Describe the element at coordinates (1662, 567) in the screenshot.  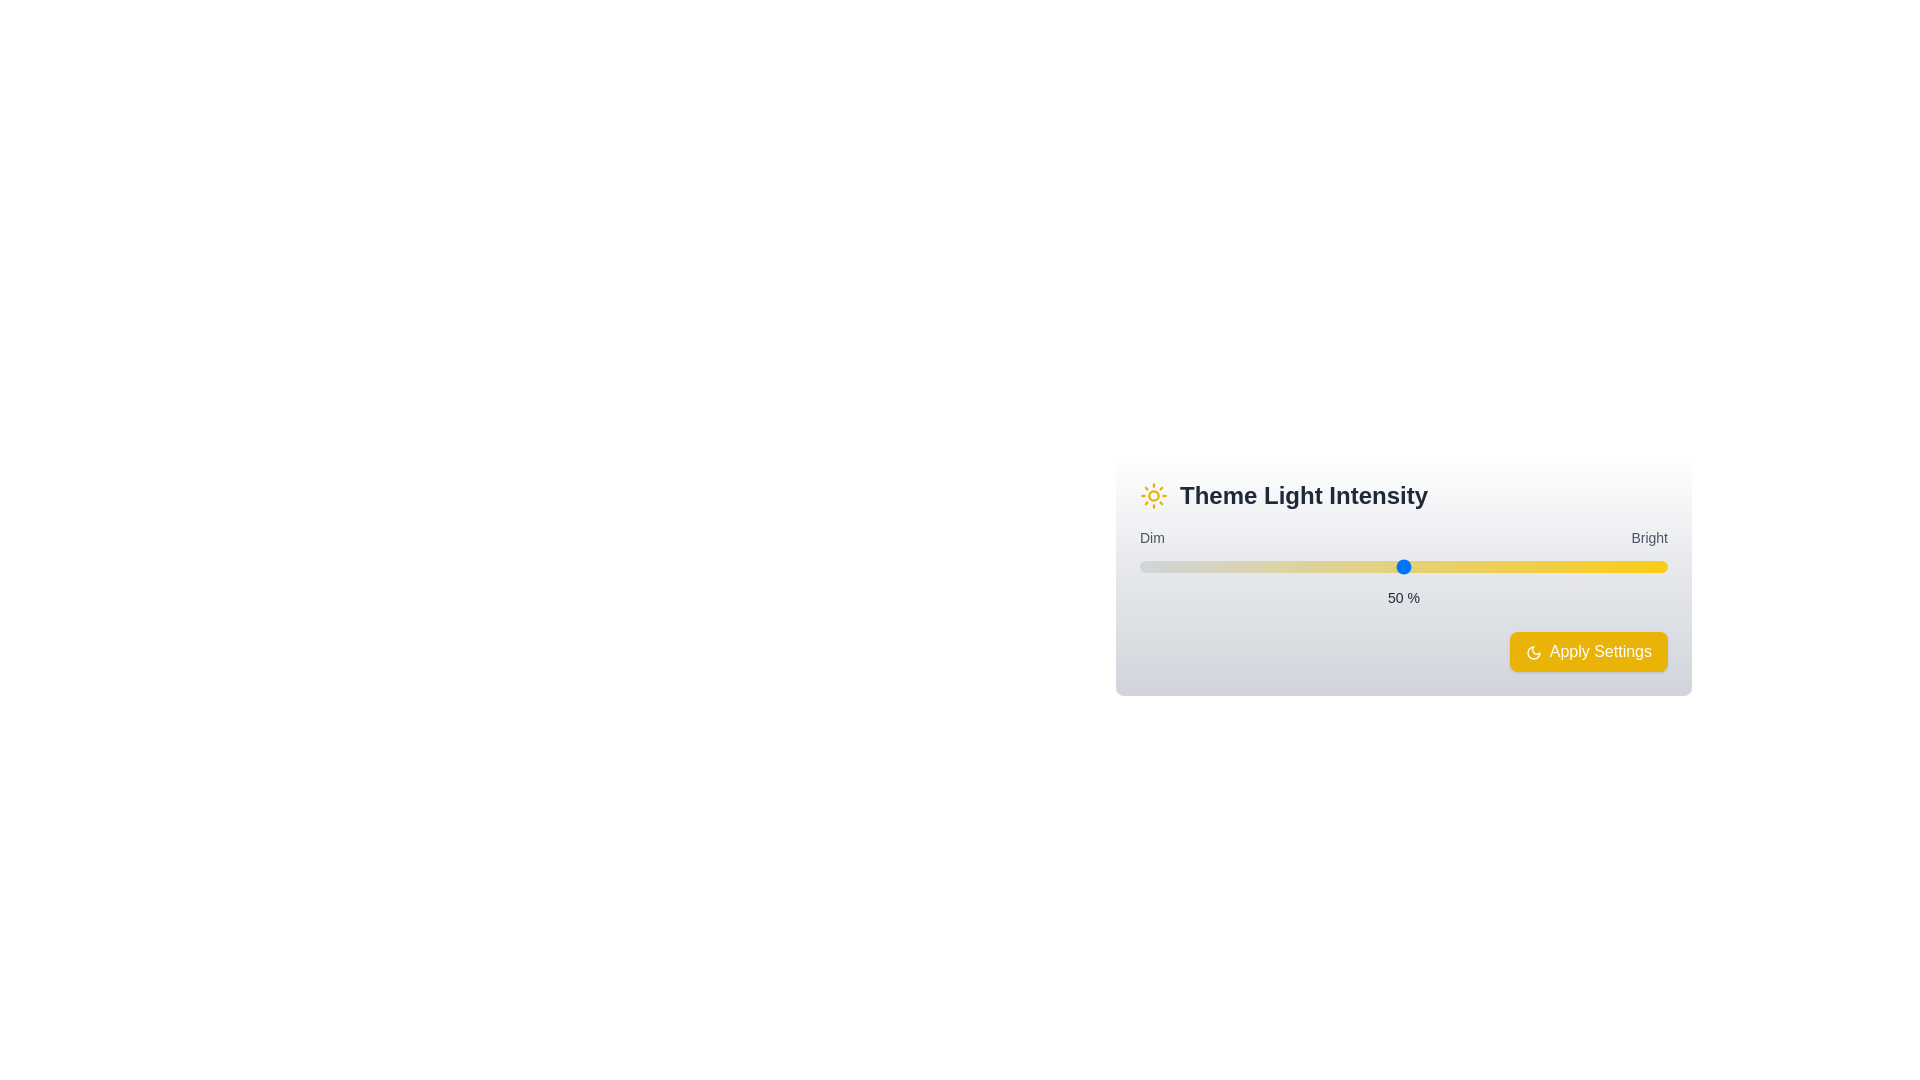
I see `the light intensity to 99% by interacting with the slider` at that location.